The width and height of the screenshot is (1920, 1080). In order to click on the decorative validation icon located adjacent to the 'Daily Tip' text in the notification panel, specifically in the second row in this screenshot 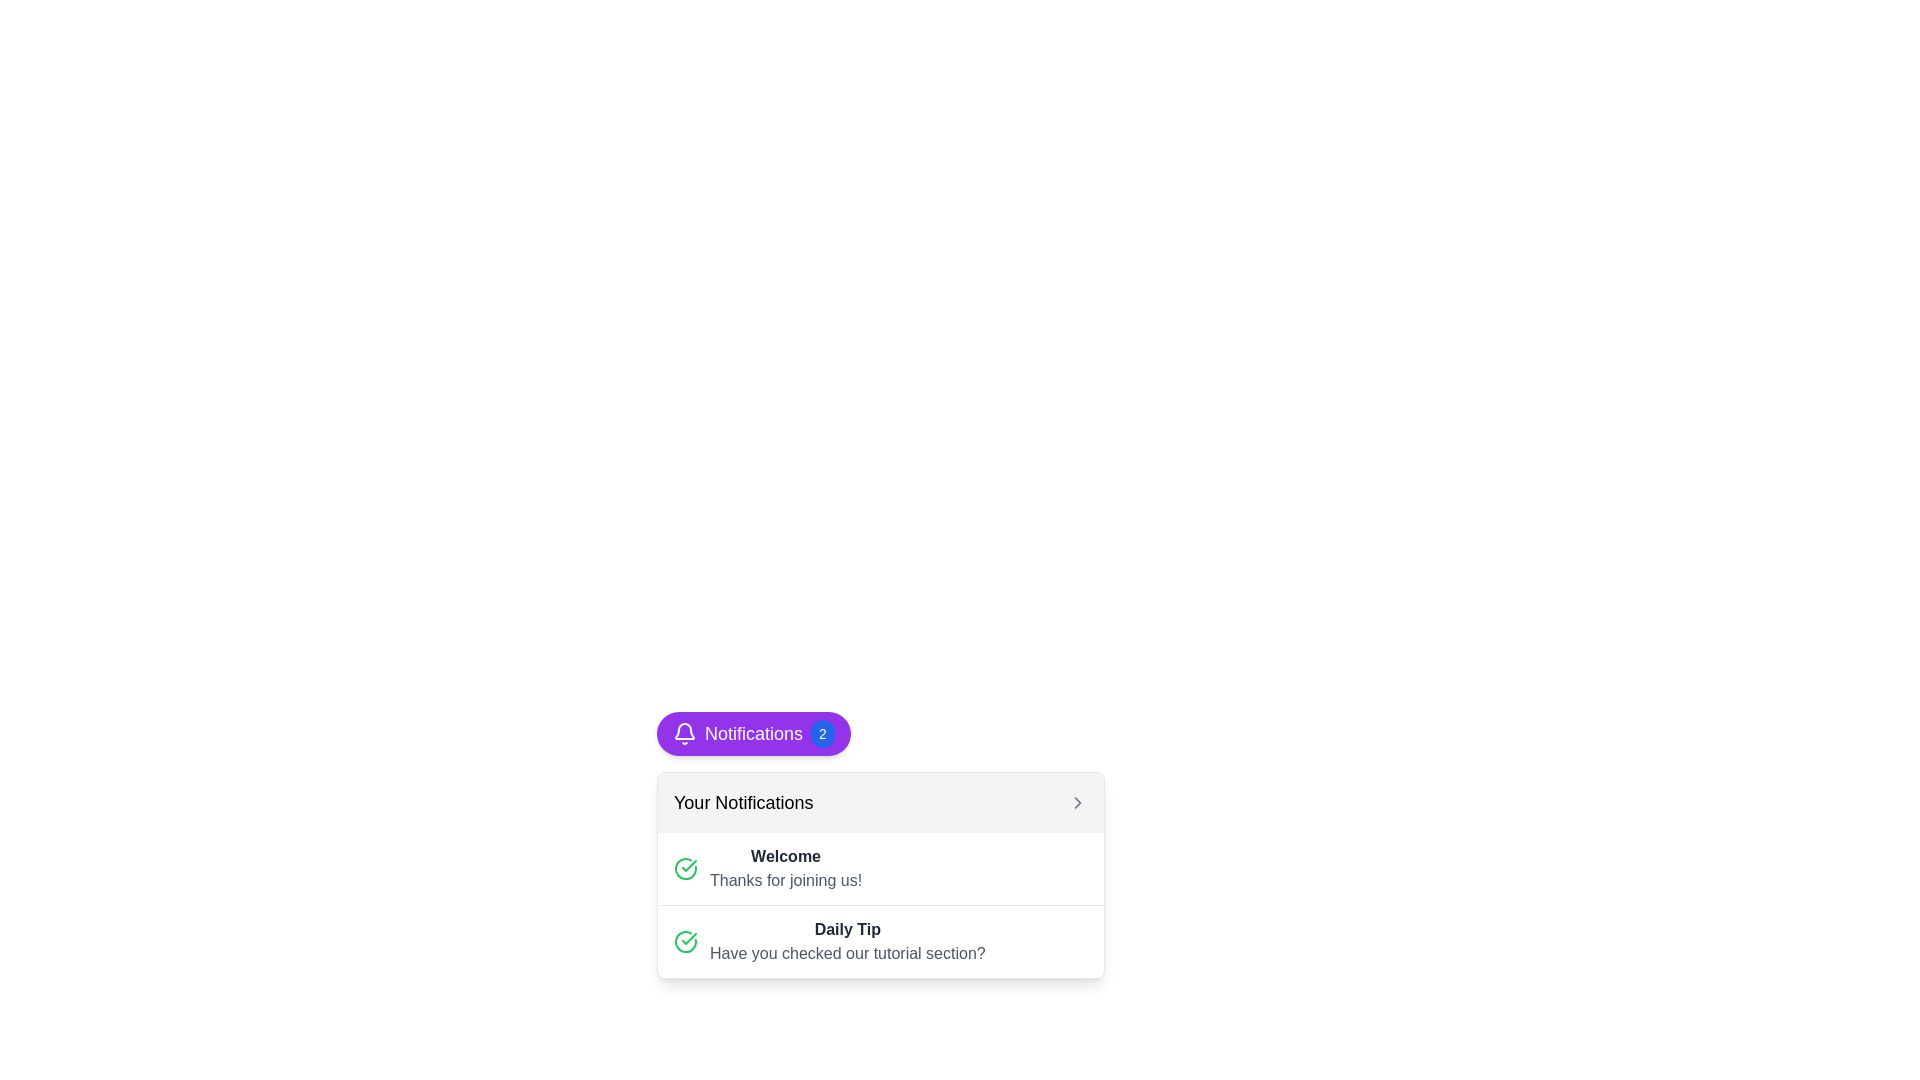, I will do `click(686, 867)`.